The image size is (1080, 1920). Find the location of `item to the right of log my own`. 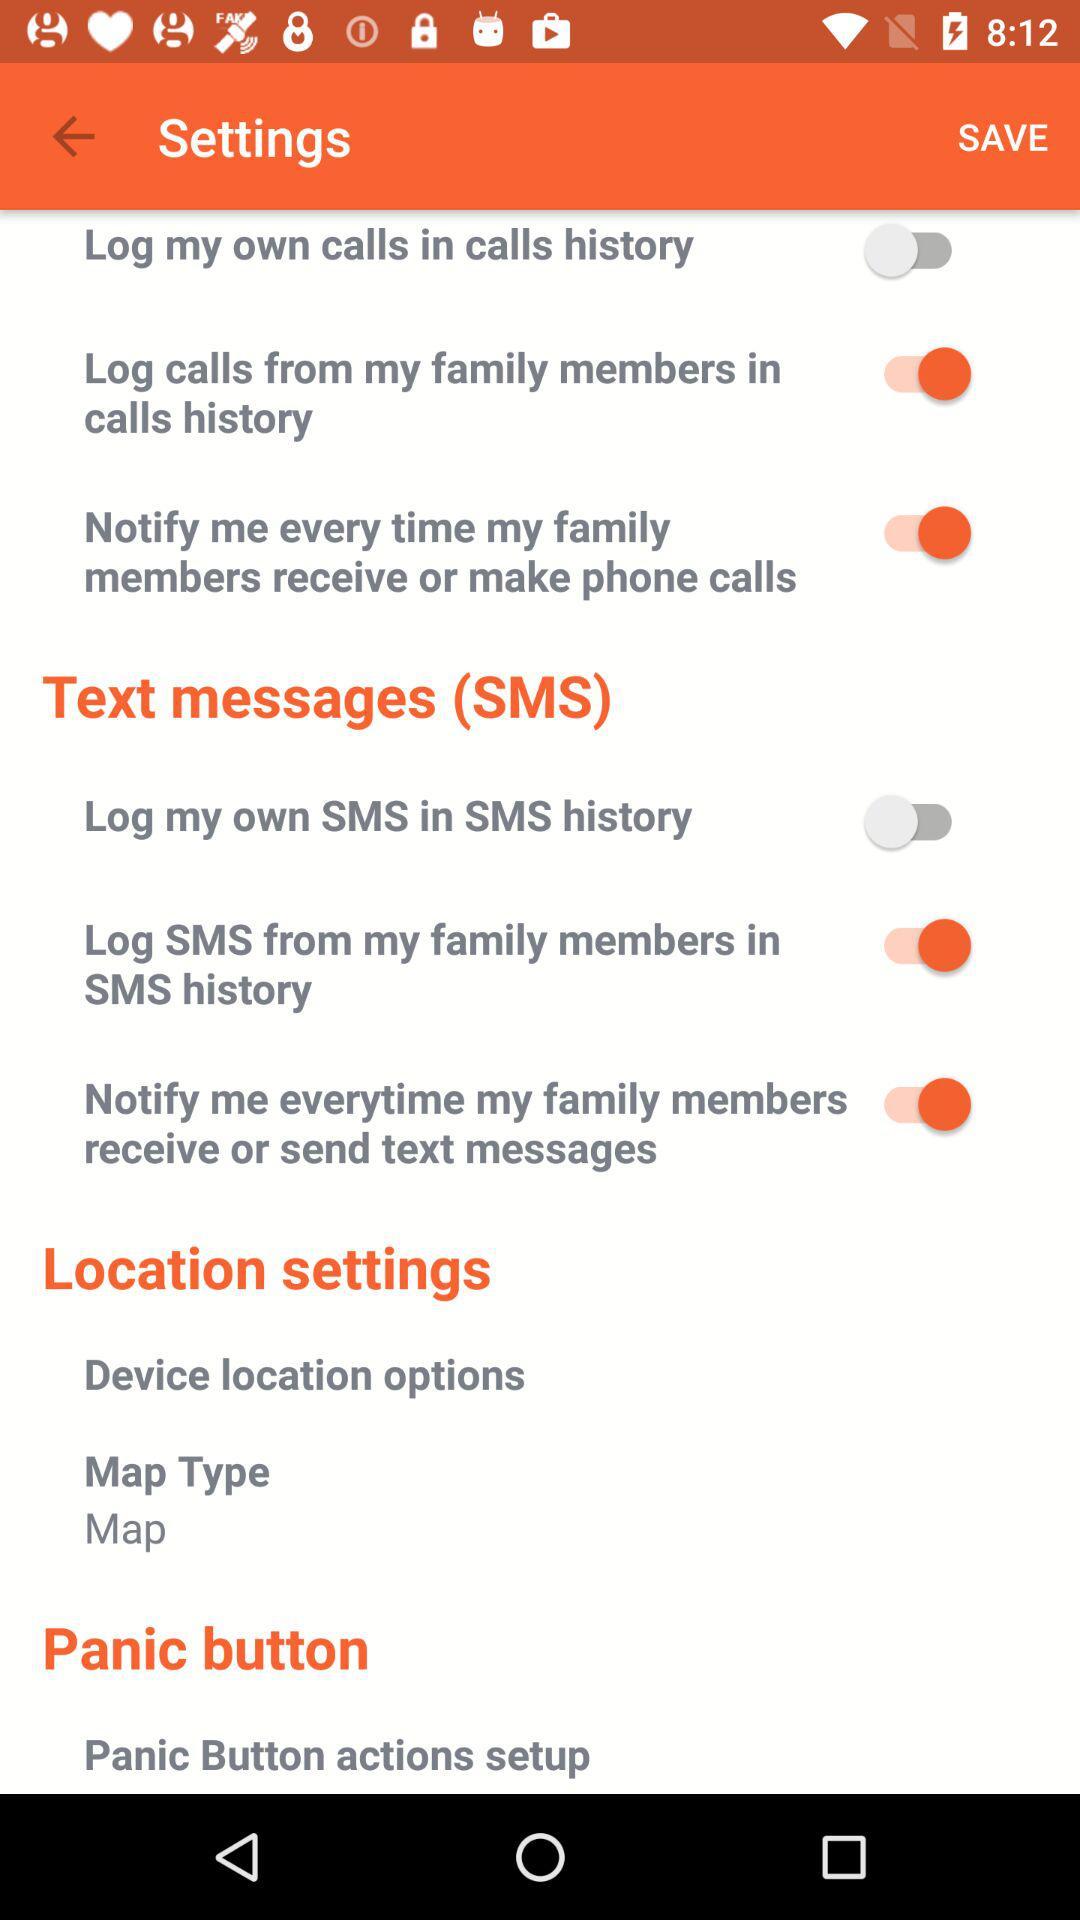

item to the right of log my own is located at coordinates (1003, 135).